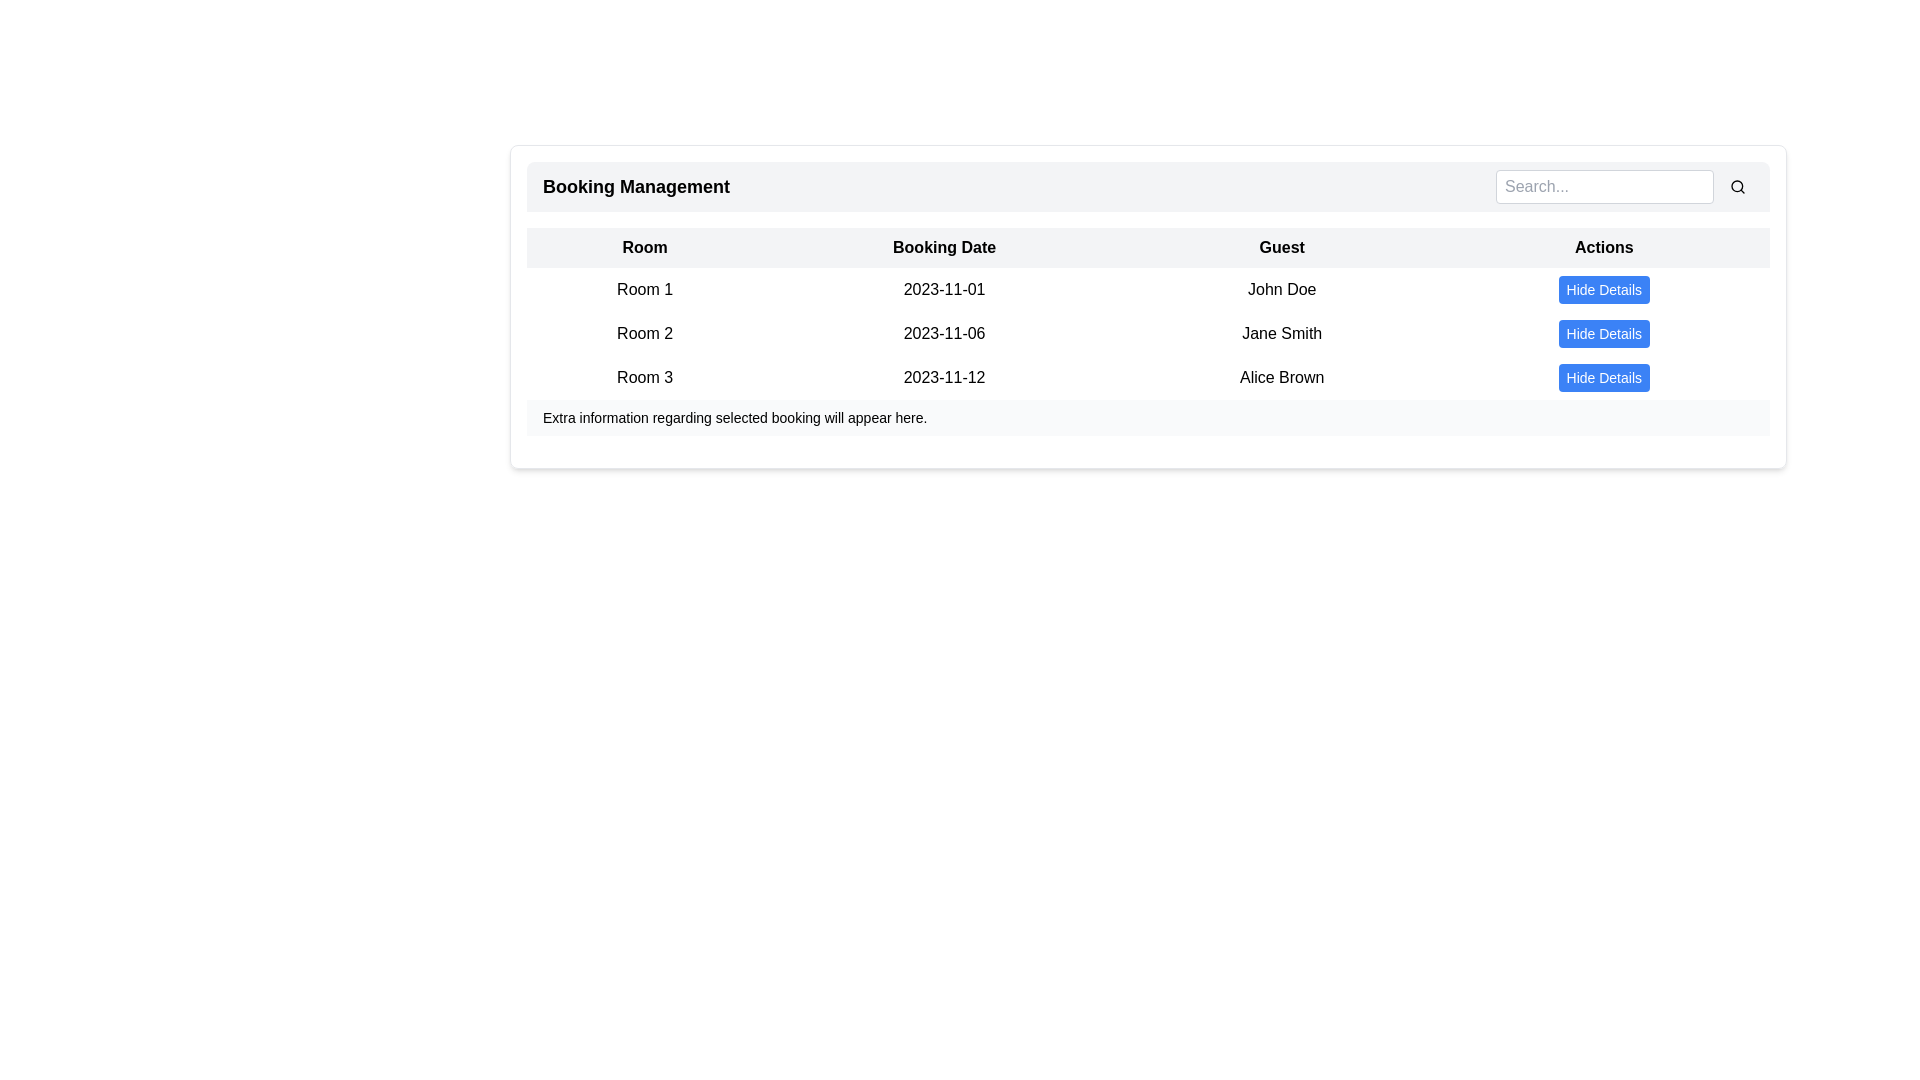 This screenshot has height=1080, width=1920. I want to click on the 'Guest' header label in the table, which is bold and prominently displayed in the third column of the header row, visually separated by a light gray background, so click(1282, 246).